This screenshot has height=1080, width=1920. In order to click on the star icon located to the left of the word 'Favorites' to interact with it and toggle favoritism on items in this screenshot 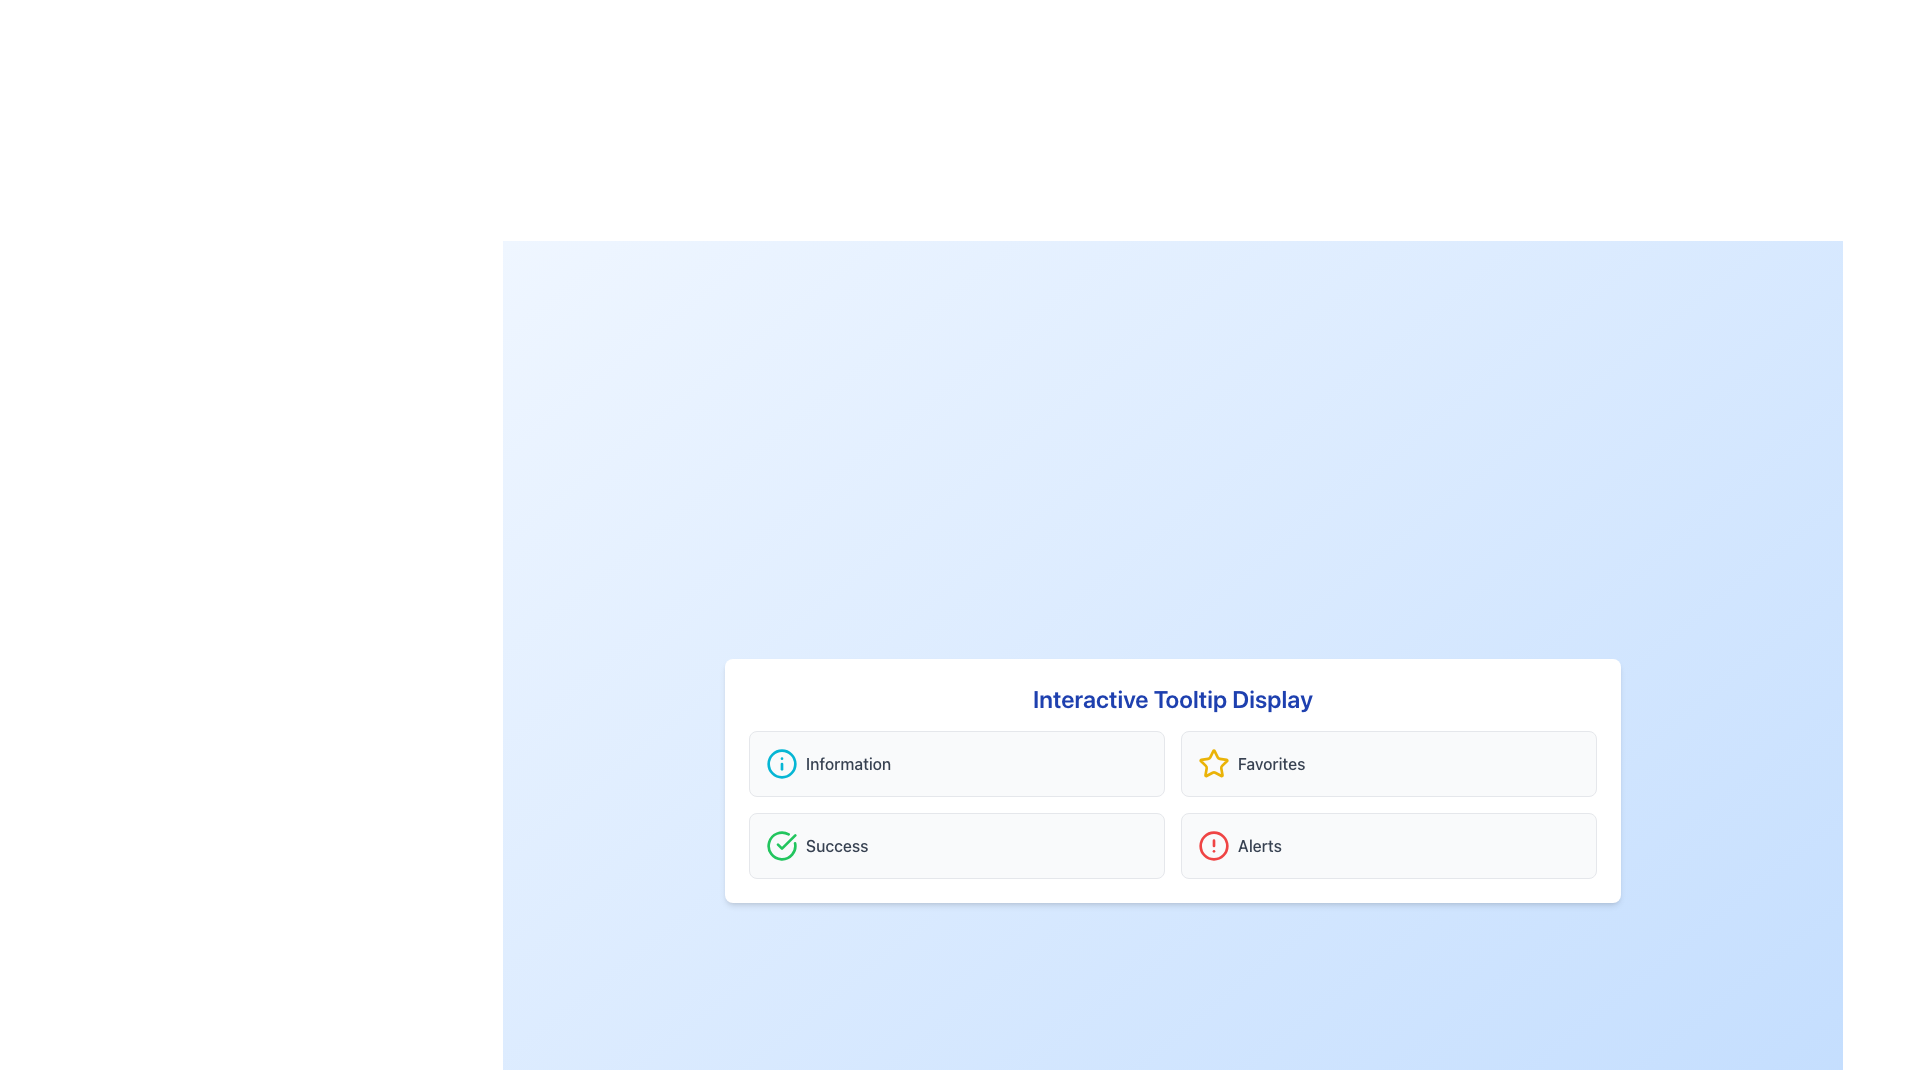, I will do `click(1213, 763)`.